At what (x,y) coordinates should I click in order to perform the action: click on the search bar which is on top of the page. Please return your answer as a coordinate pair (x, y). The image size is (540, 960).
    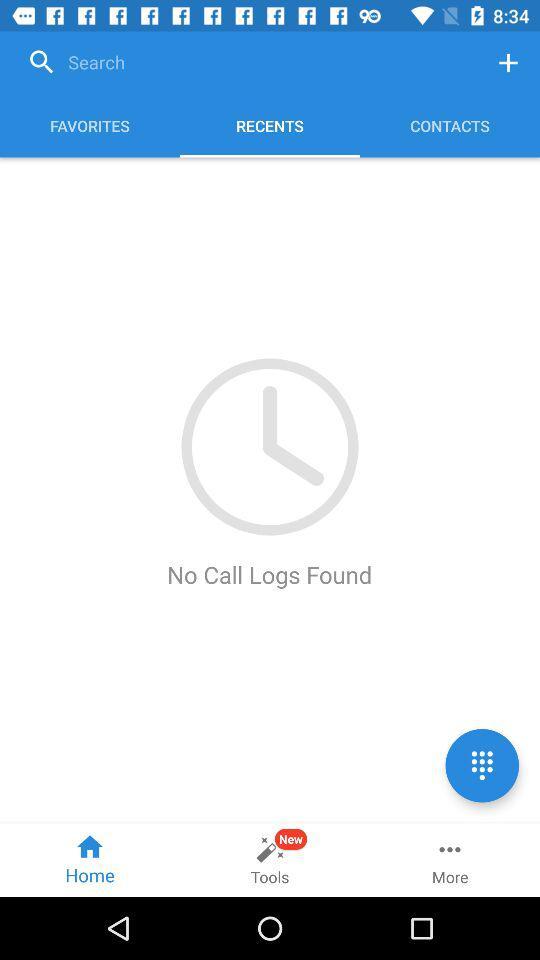
    Looking at the image, I should click on (248, 63).